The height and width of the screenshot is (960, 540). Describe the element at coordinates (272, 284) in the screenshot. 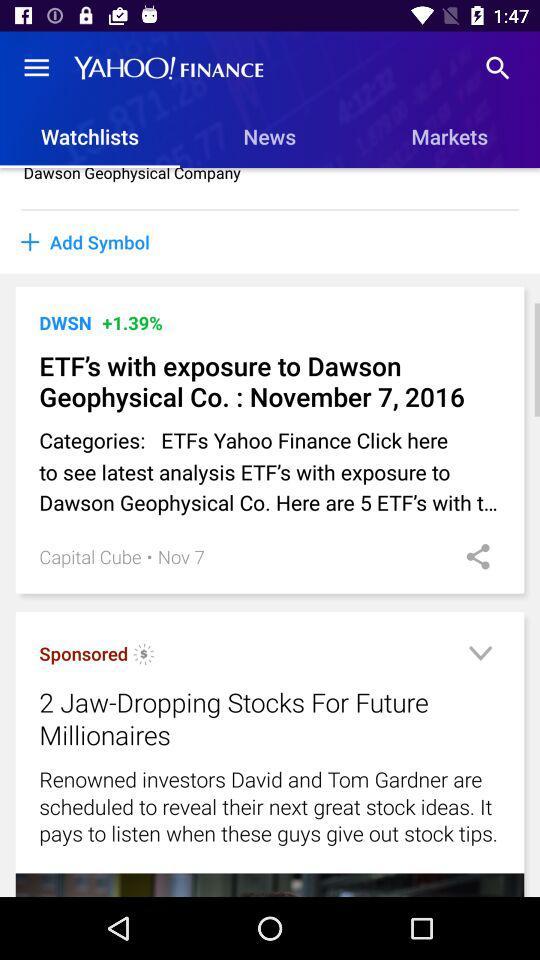

I see `item below the add symbol item` at that location.